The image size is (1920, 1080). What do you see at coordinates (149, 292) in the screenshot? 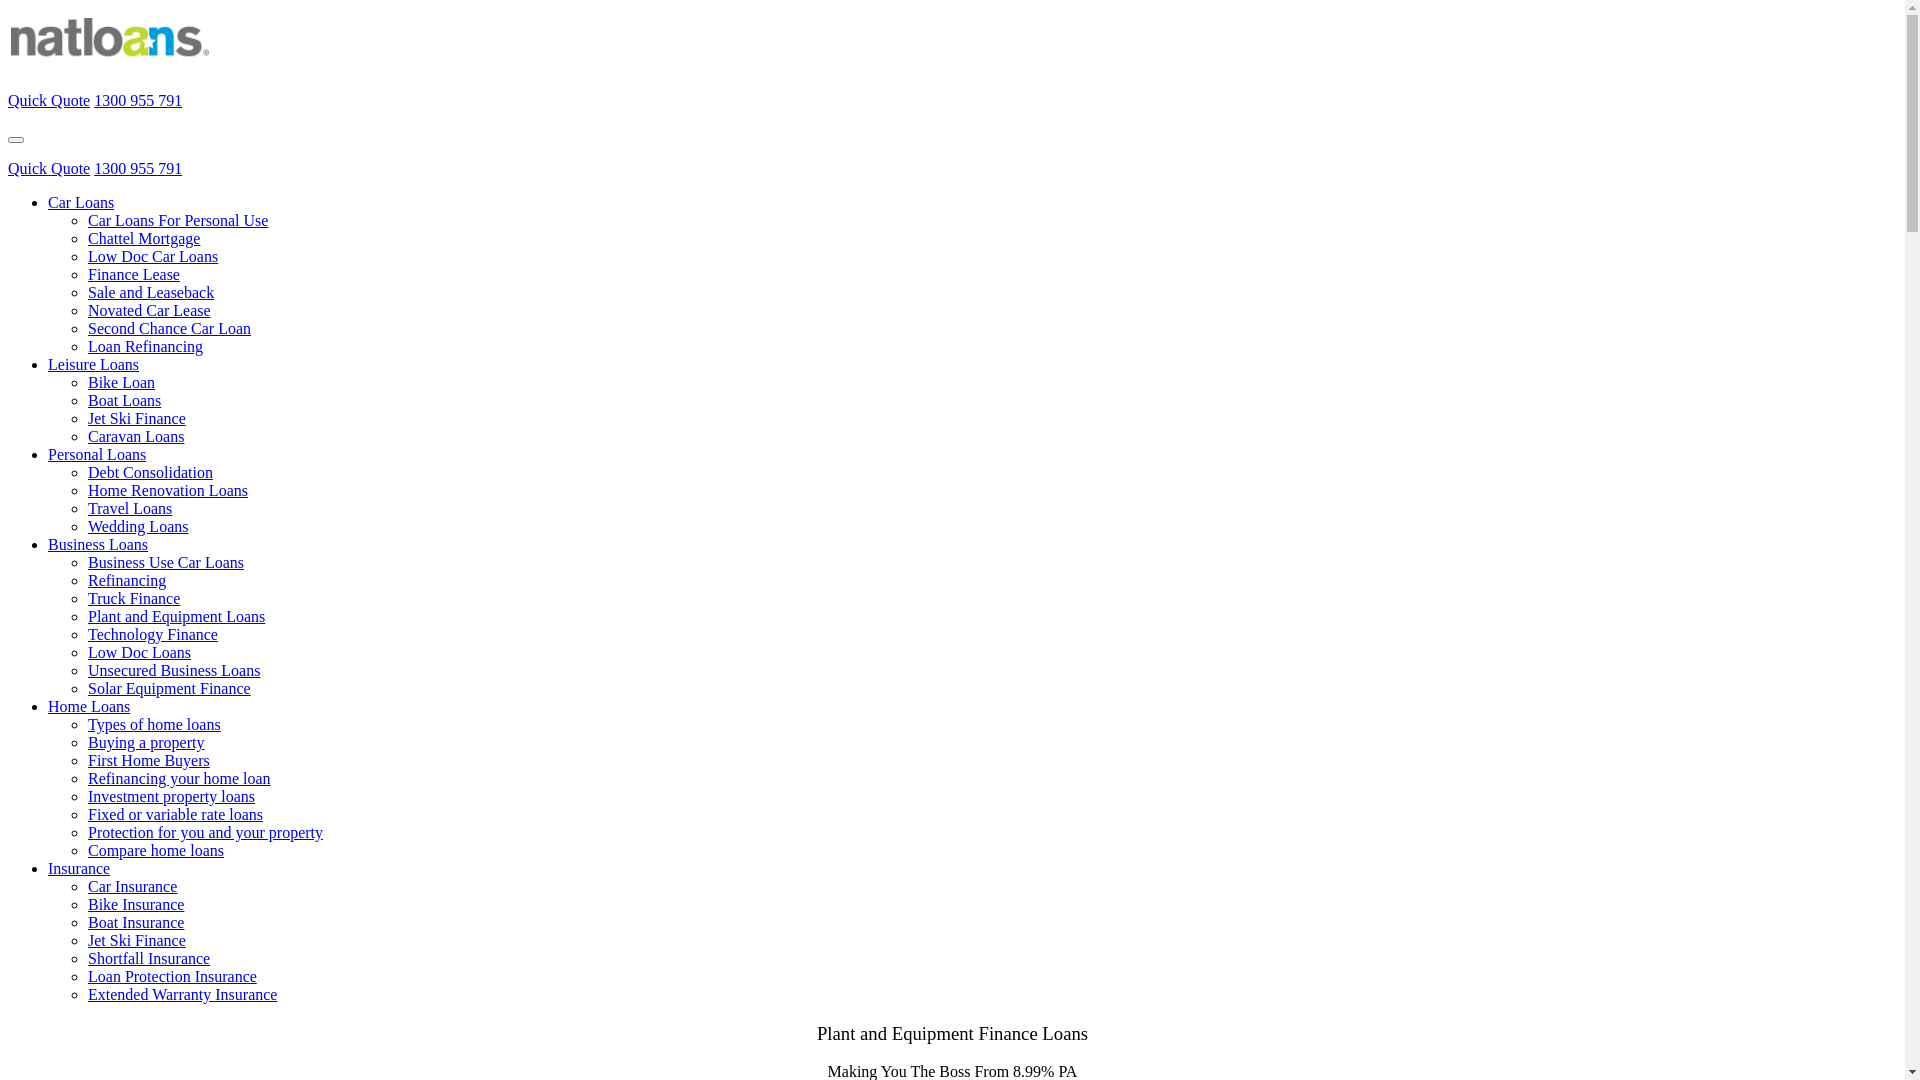
I see `'Sale and Leaseback'` at bounding box center [149, 292].